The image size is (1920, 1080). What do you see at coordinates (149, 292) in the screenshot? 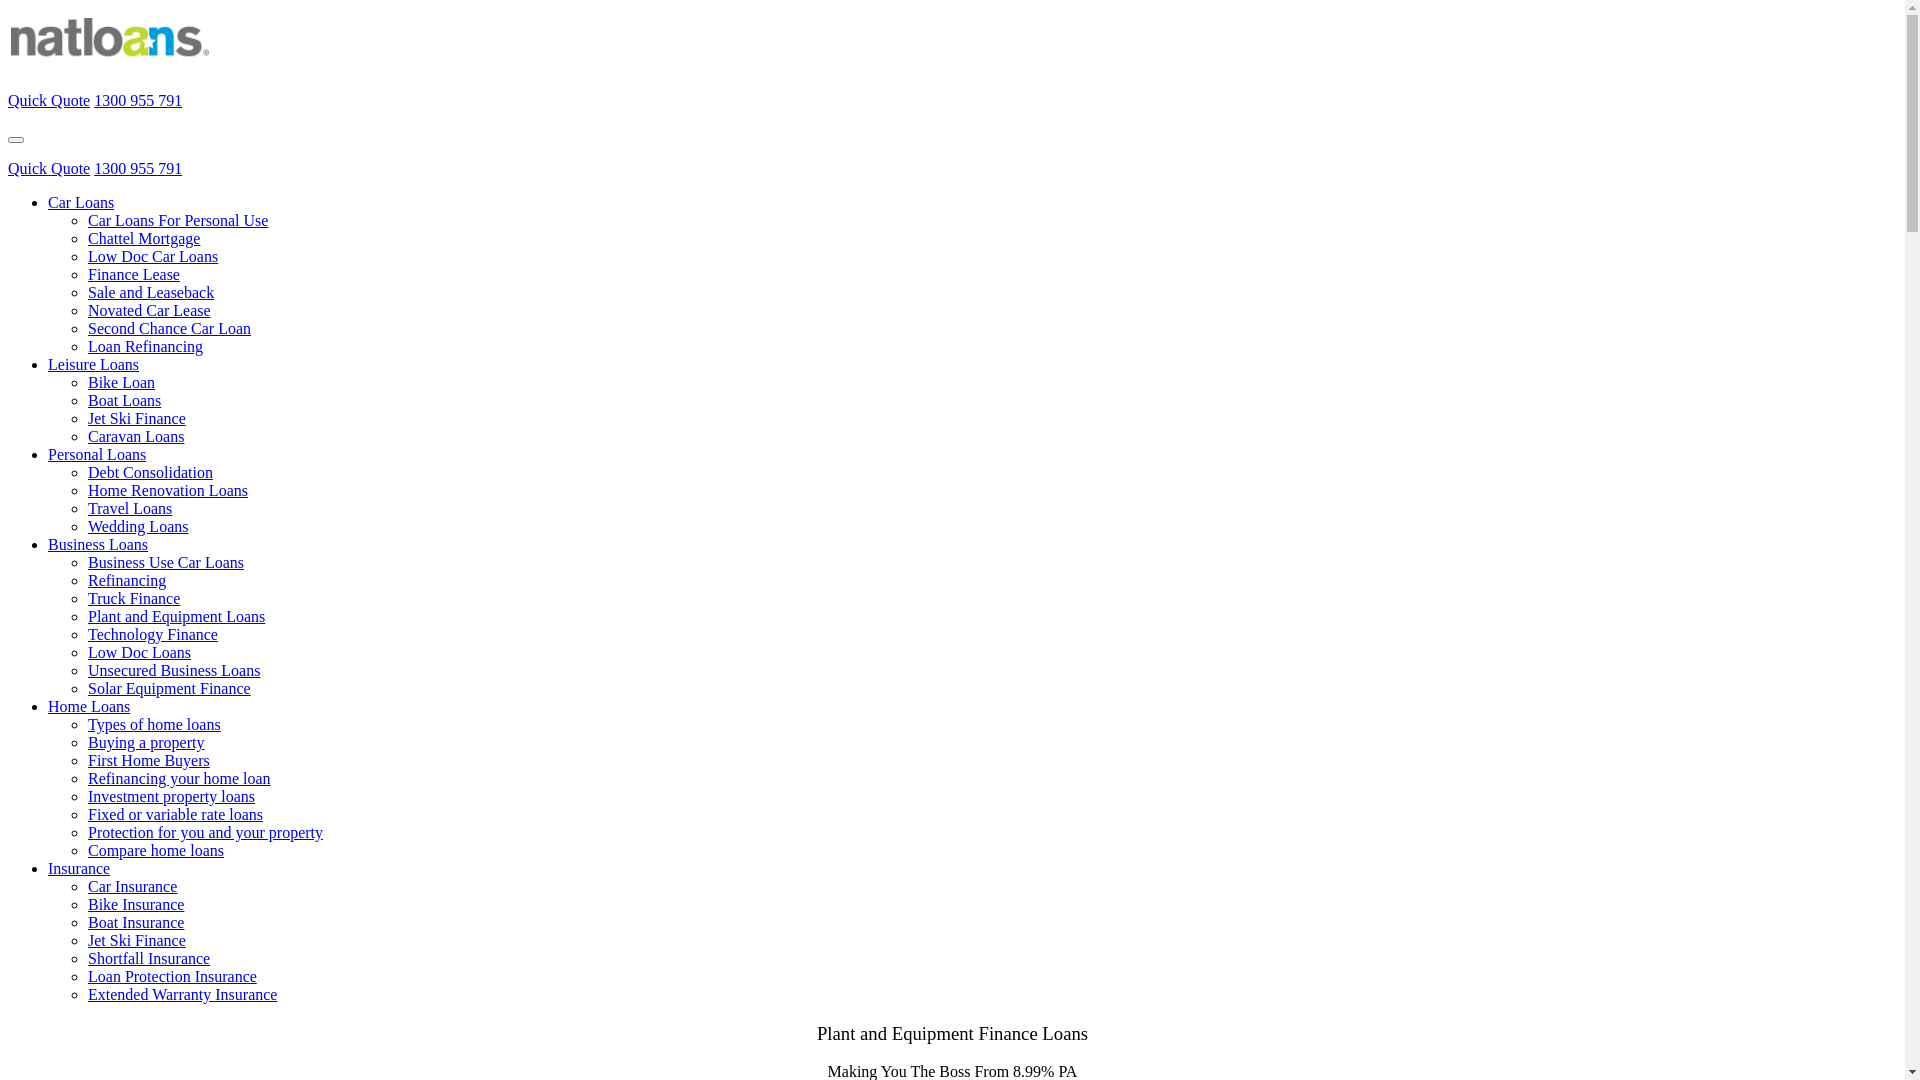
I see `'Sale and Leaseback'` at bounding box center [149, 292].